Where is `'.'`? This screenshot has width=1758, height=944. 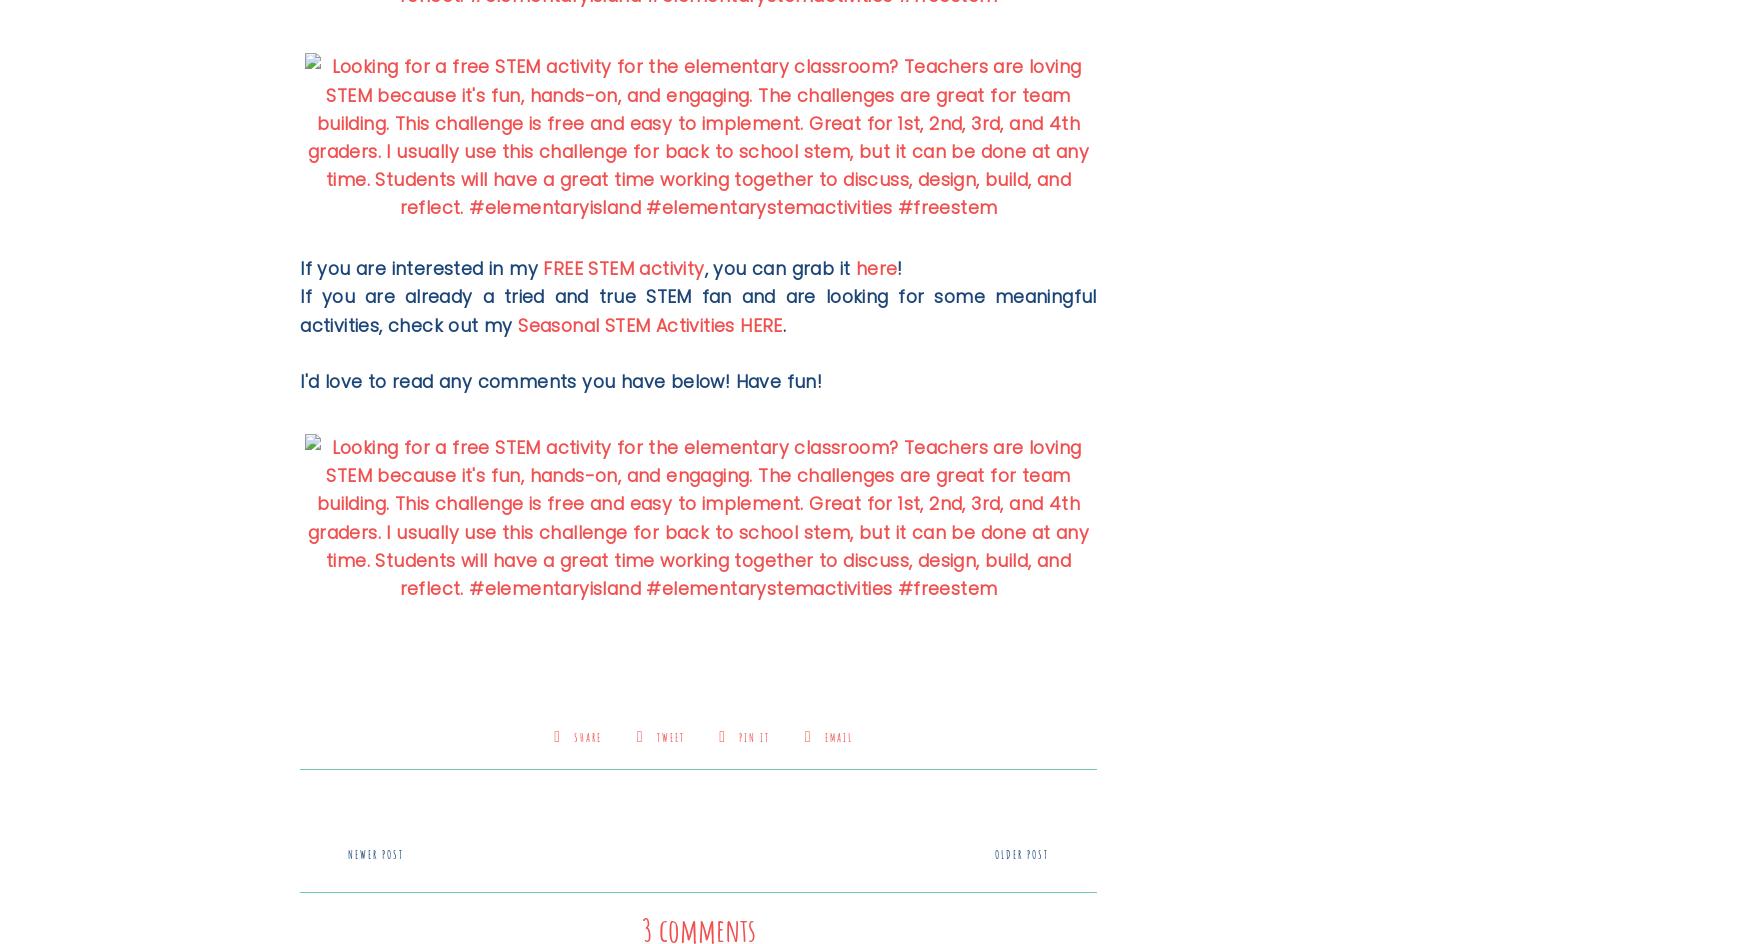
'.' is located at coordinates (783, 324).